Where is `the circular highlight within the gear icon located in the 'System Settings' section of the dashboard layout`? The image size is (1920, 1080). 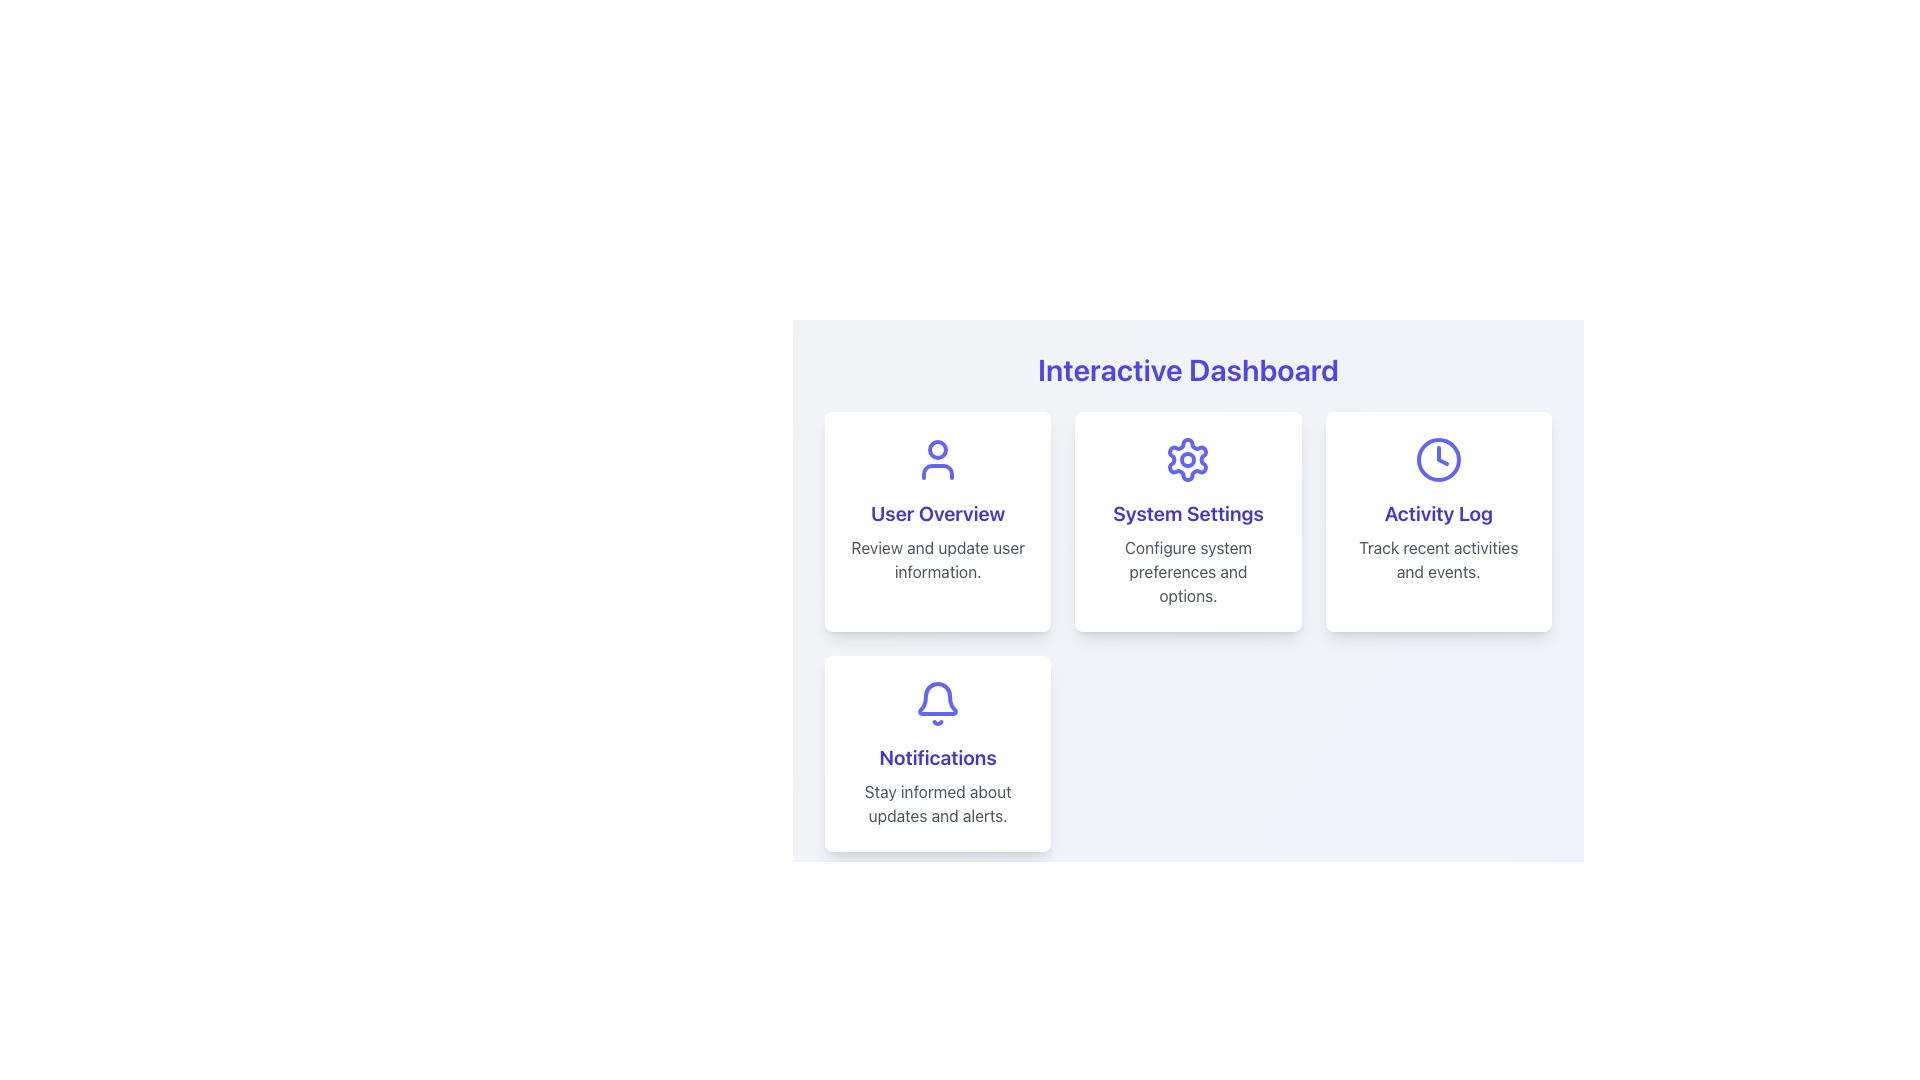
the circular highlight within the gear icon located in the 'System Settings' section of the dashboard layout is located at coordinates (1188, 459).